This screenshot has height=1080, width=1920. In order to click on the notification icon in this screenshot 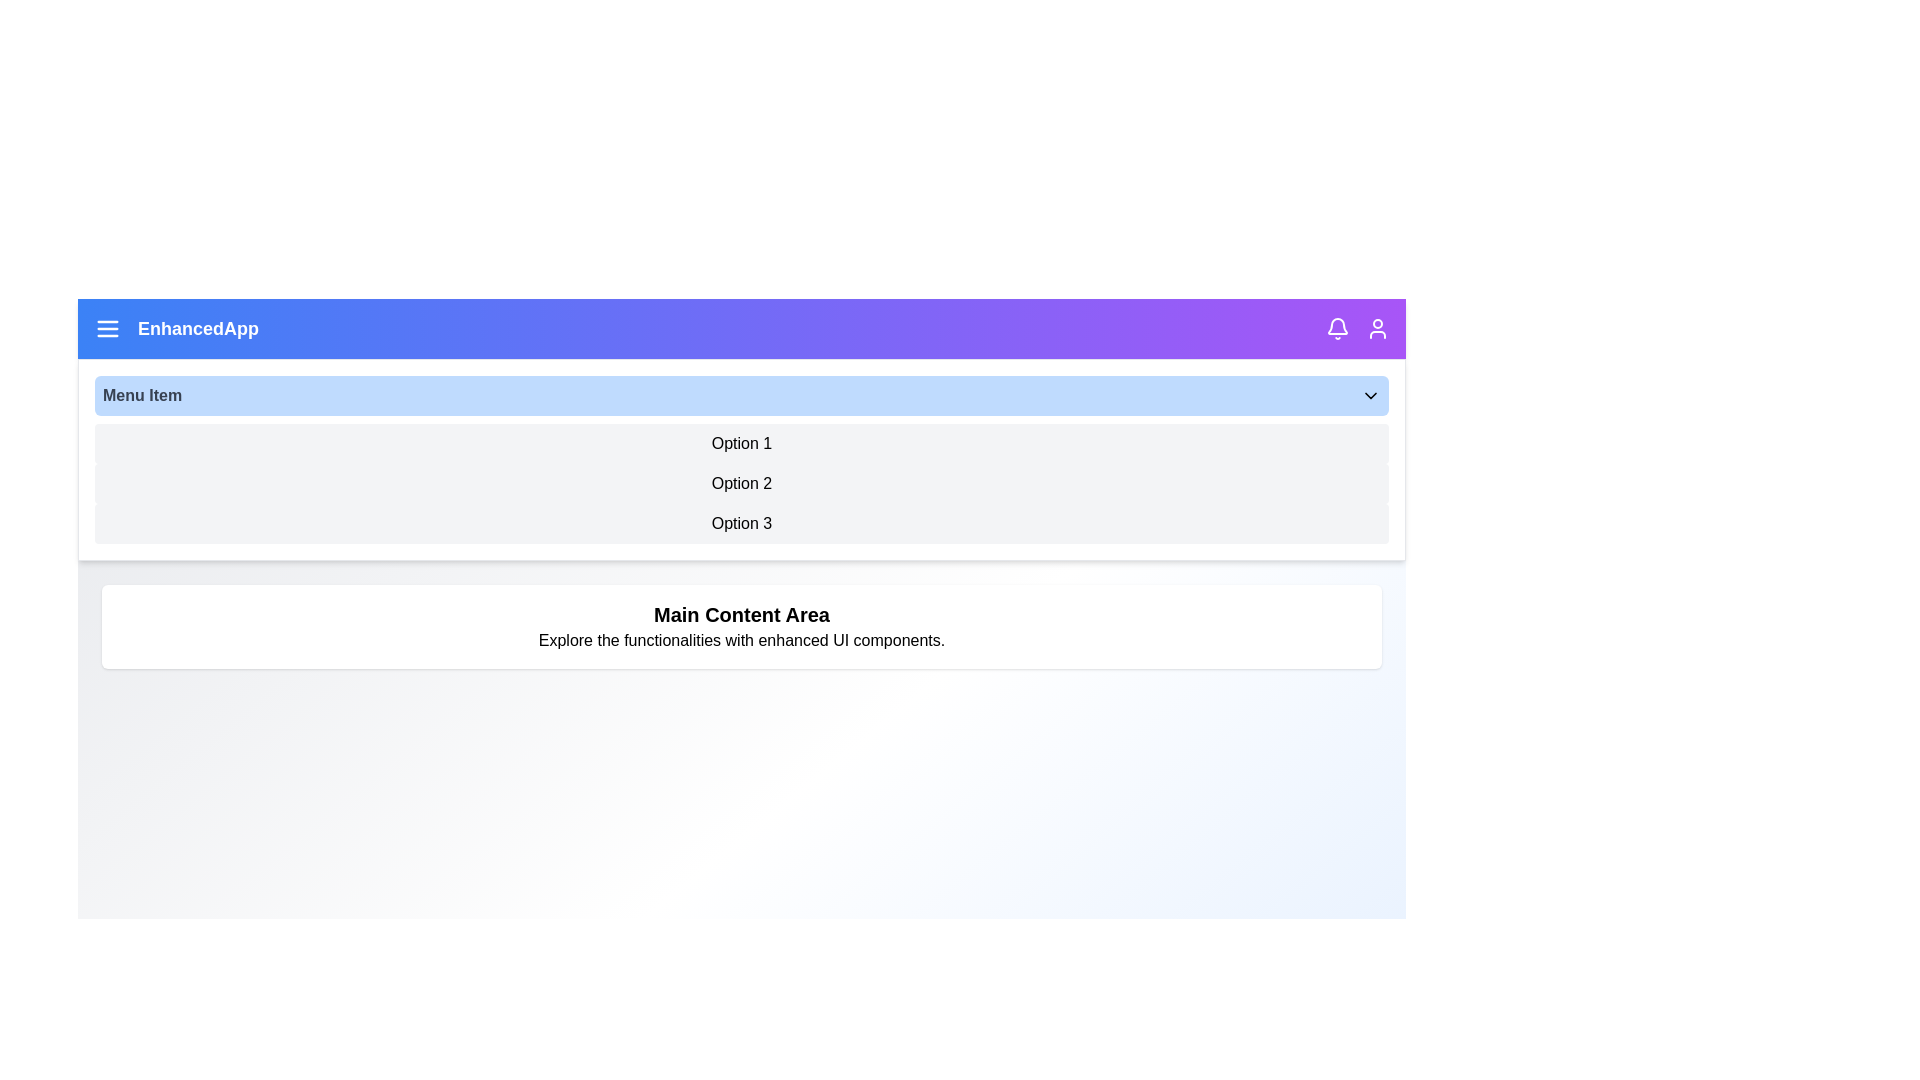, I will do `click(1338, 327)`.